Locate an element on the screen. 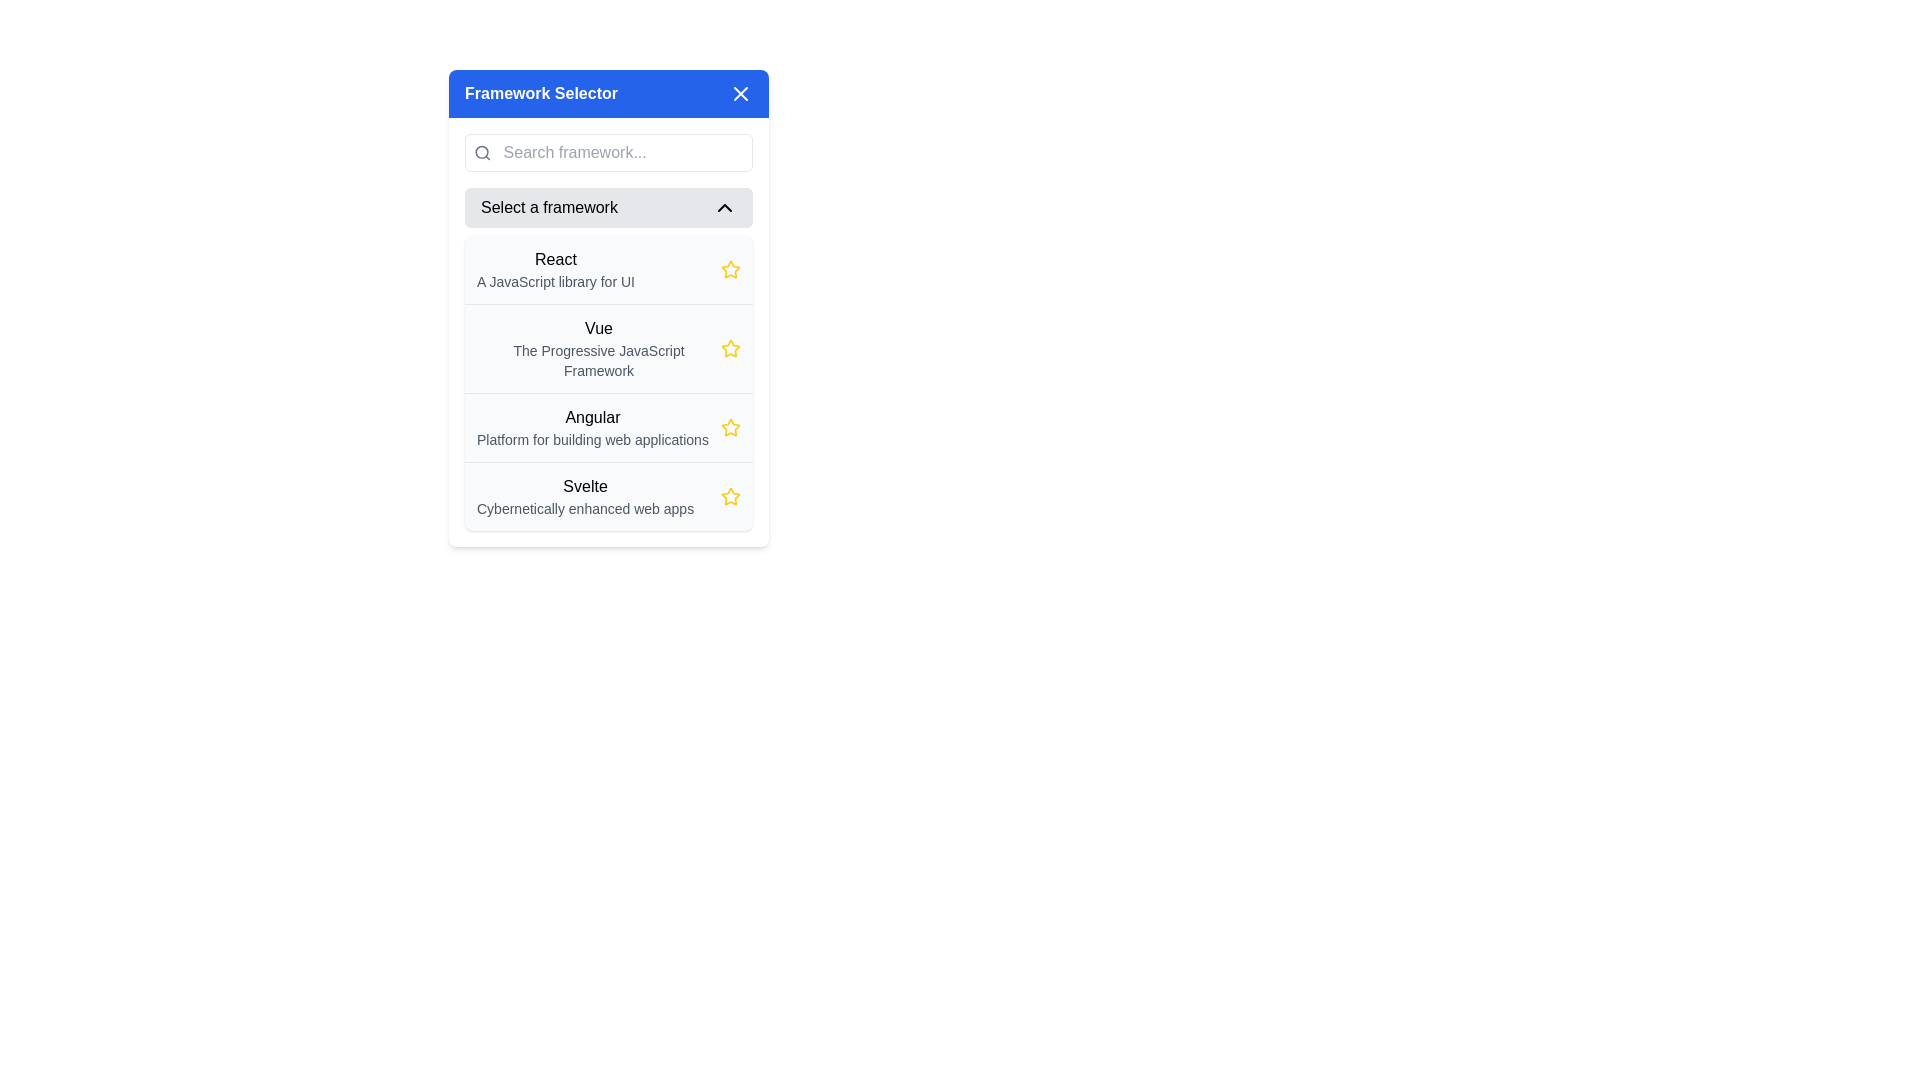  the Text Node that represents the name of the framework option in the 'Framework Selector' modal is located at coordinates (598, 327).